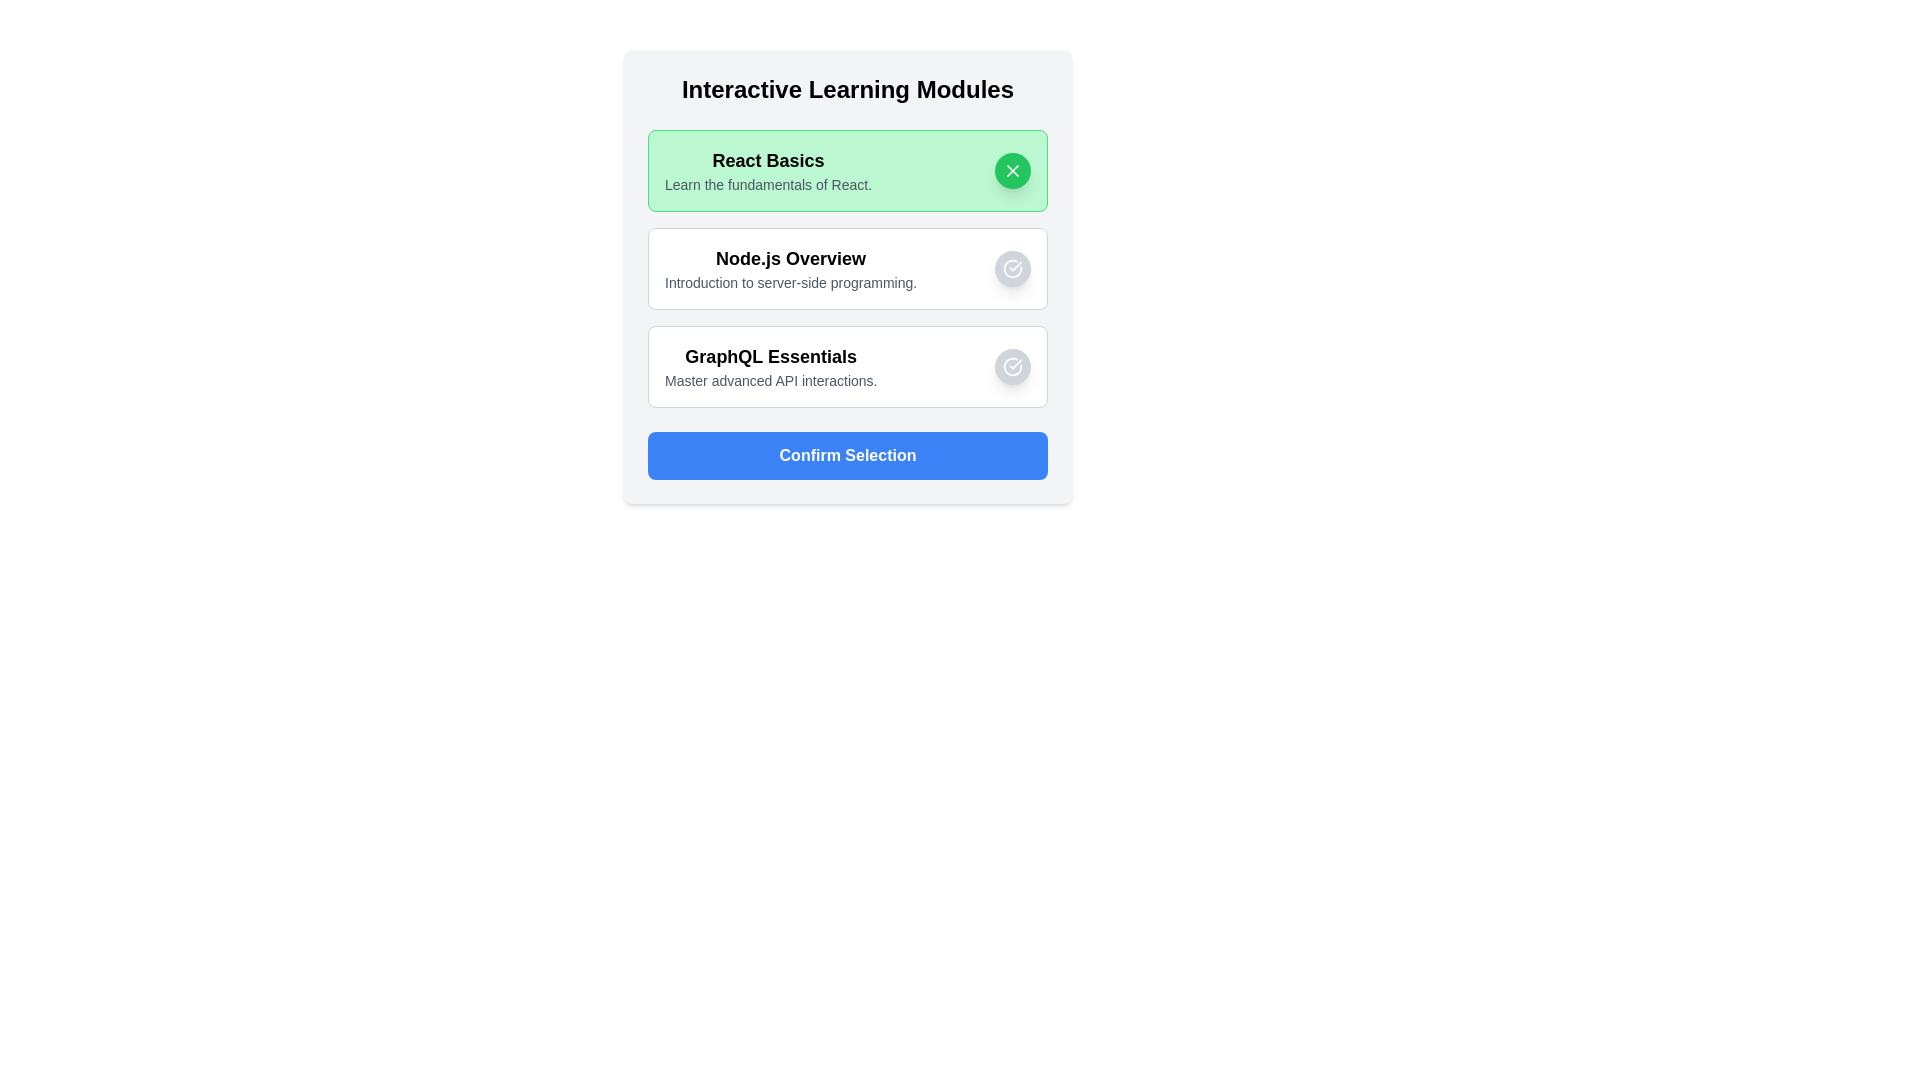  What do you see at coordinates (848, 268) in the screenshot?
I see `the item Node.js Overview to observe its hover effect` at bounding box center [848, 268].